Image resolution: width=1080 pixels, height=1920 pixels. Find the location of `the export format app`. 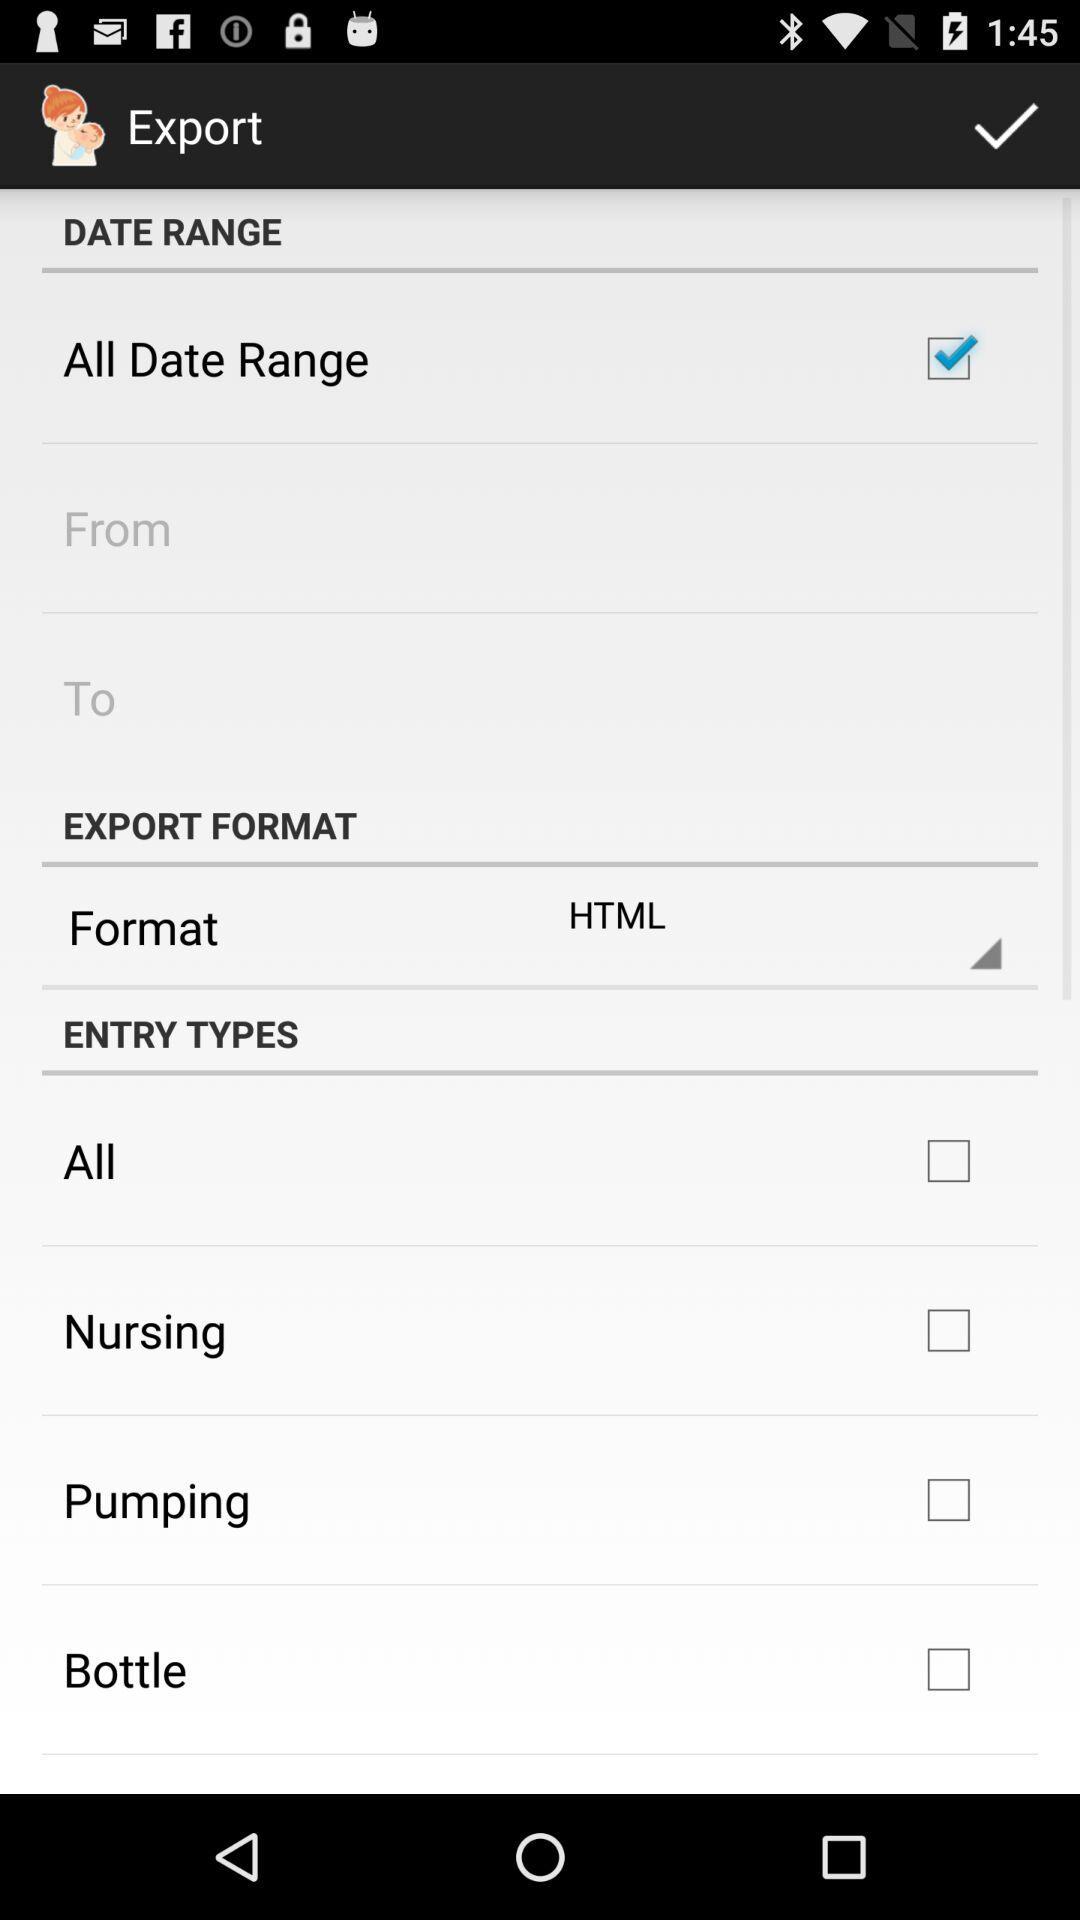

the export format app is located at coordinates (540, 825).